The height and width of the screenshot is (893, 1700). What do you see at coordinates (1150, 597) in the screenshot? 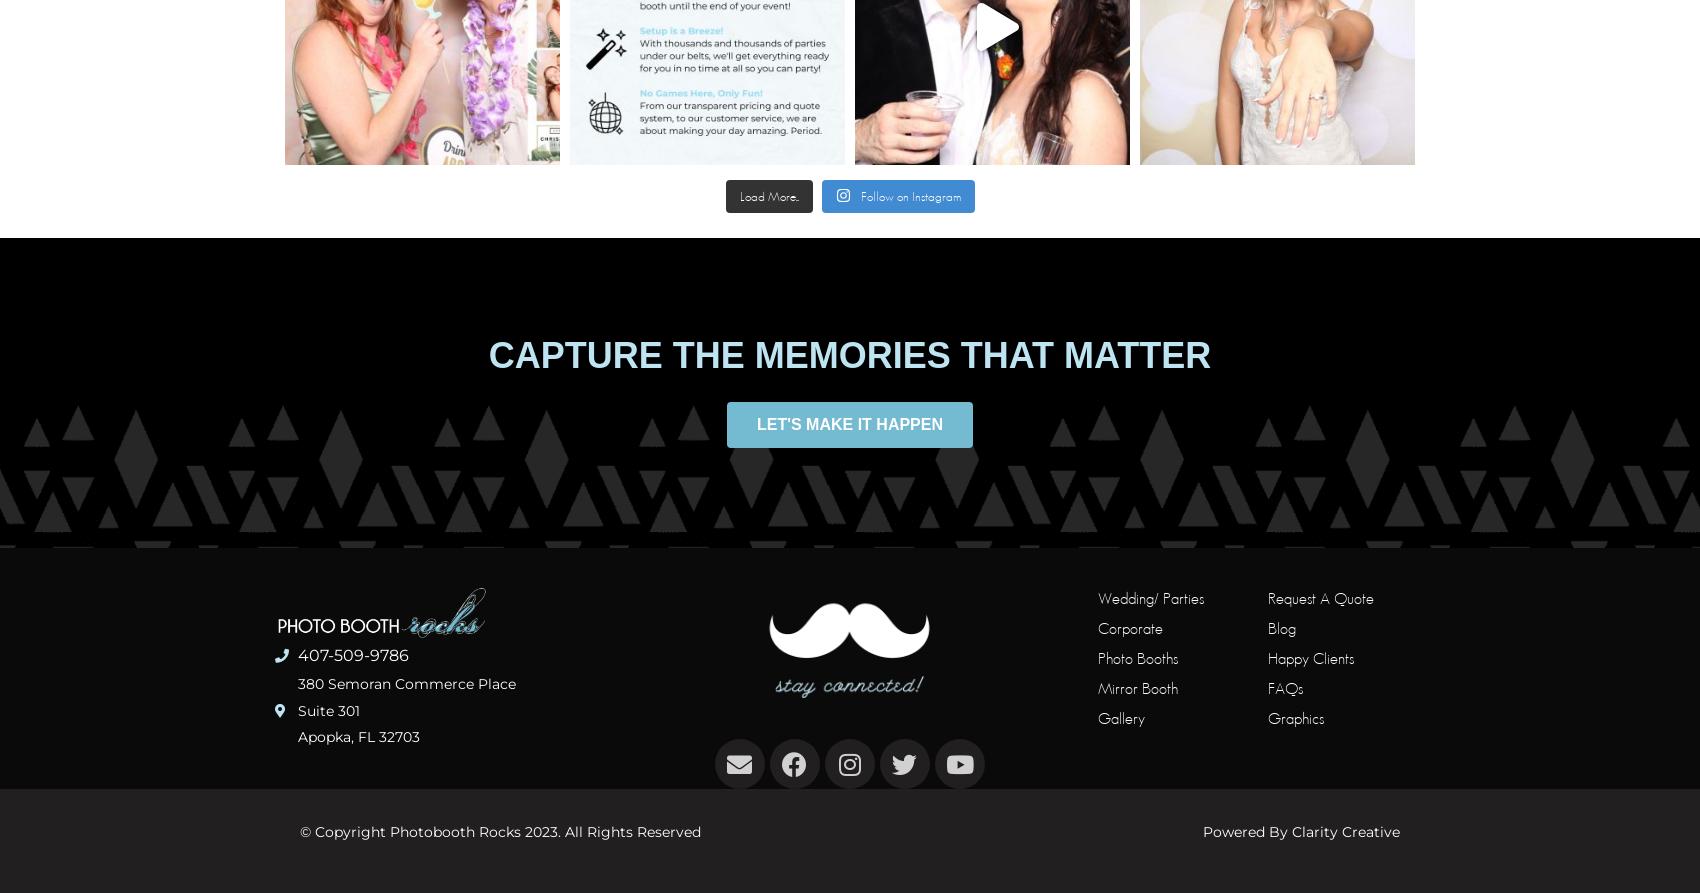
I see `'Wedding/ Parties'` at bounding box center [1150, 597].